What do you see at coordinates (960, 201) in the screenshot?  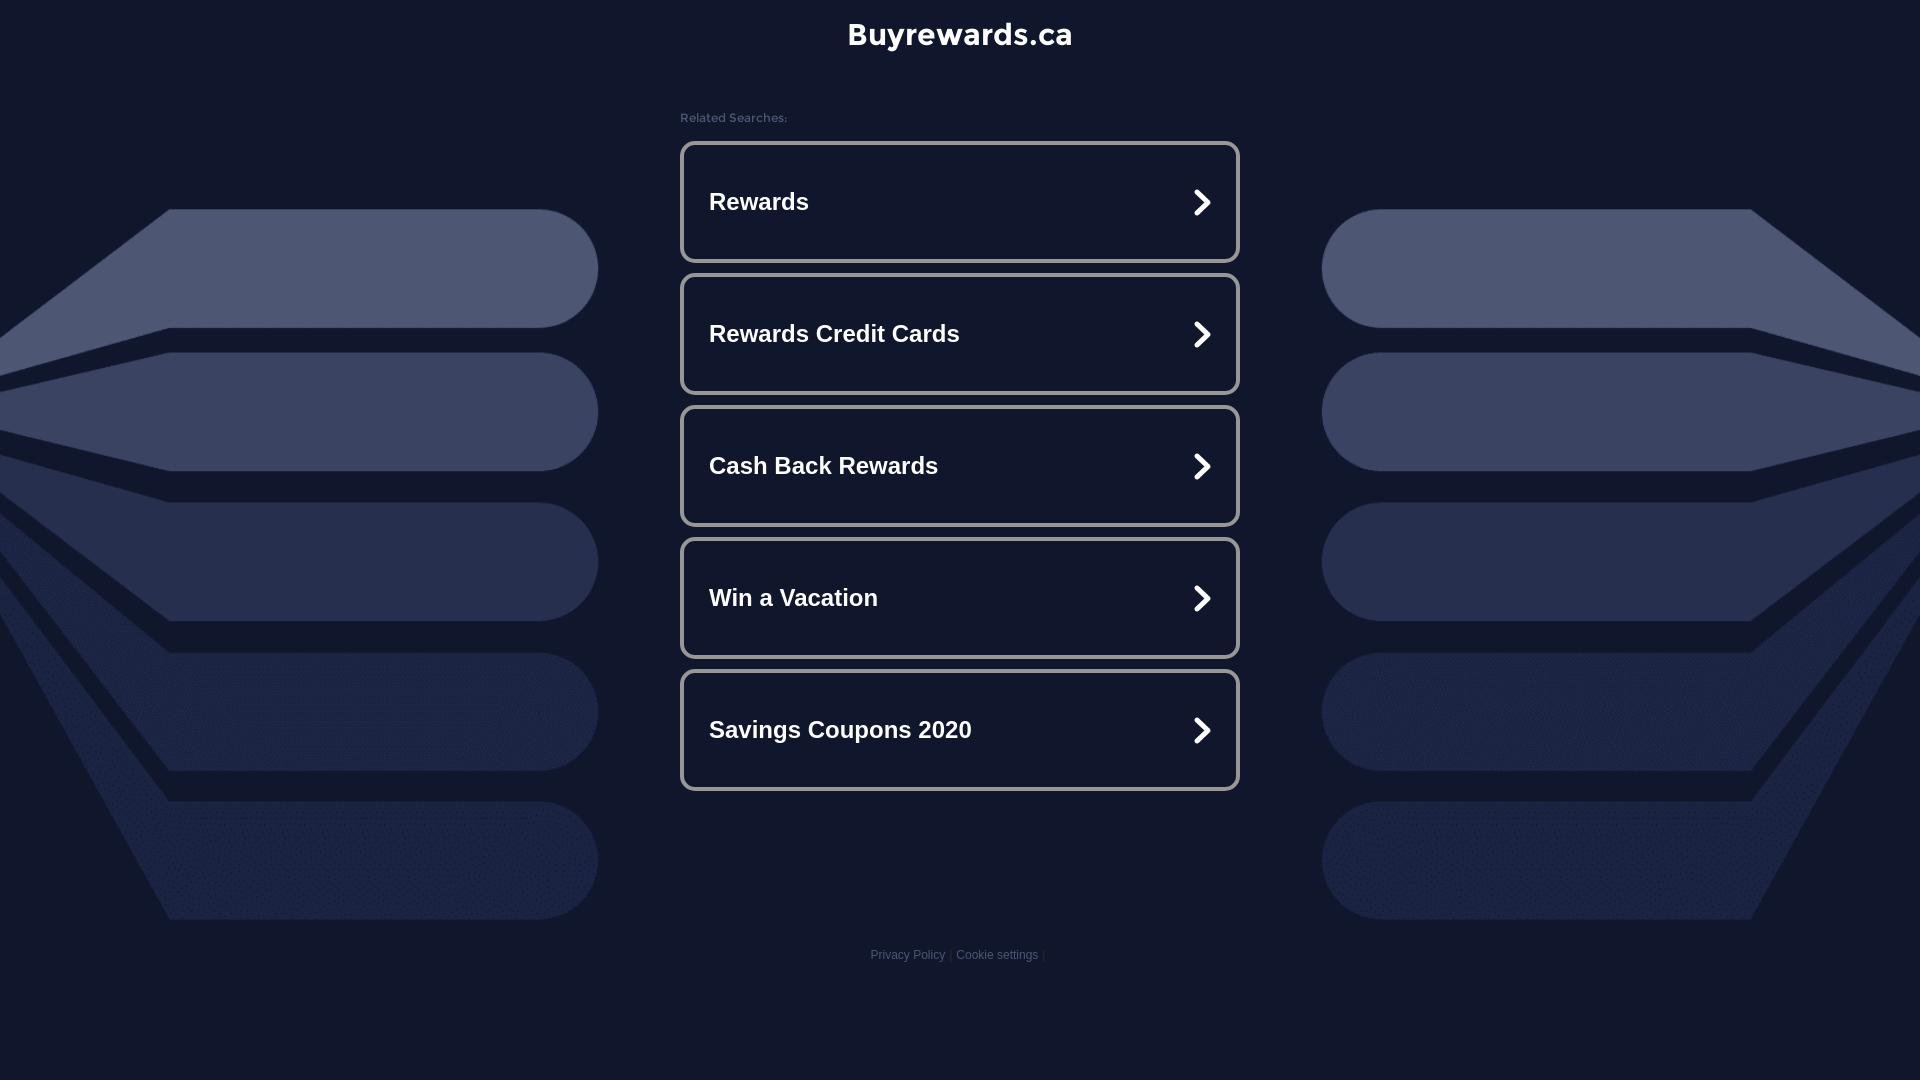 I see `'Rewards'` at bounding box center [960, 201].